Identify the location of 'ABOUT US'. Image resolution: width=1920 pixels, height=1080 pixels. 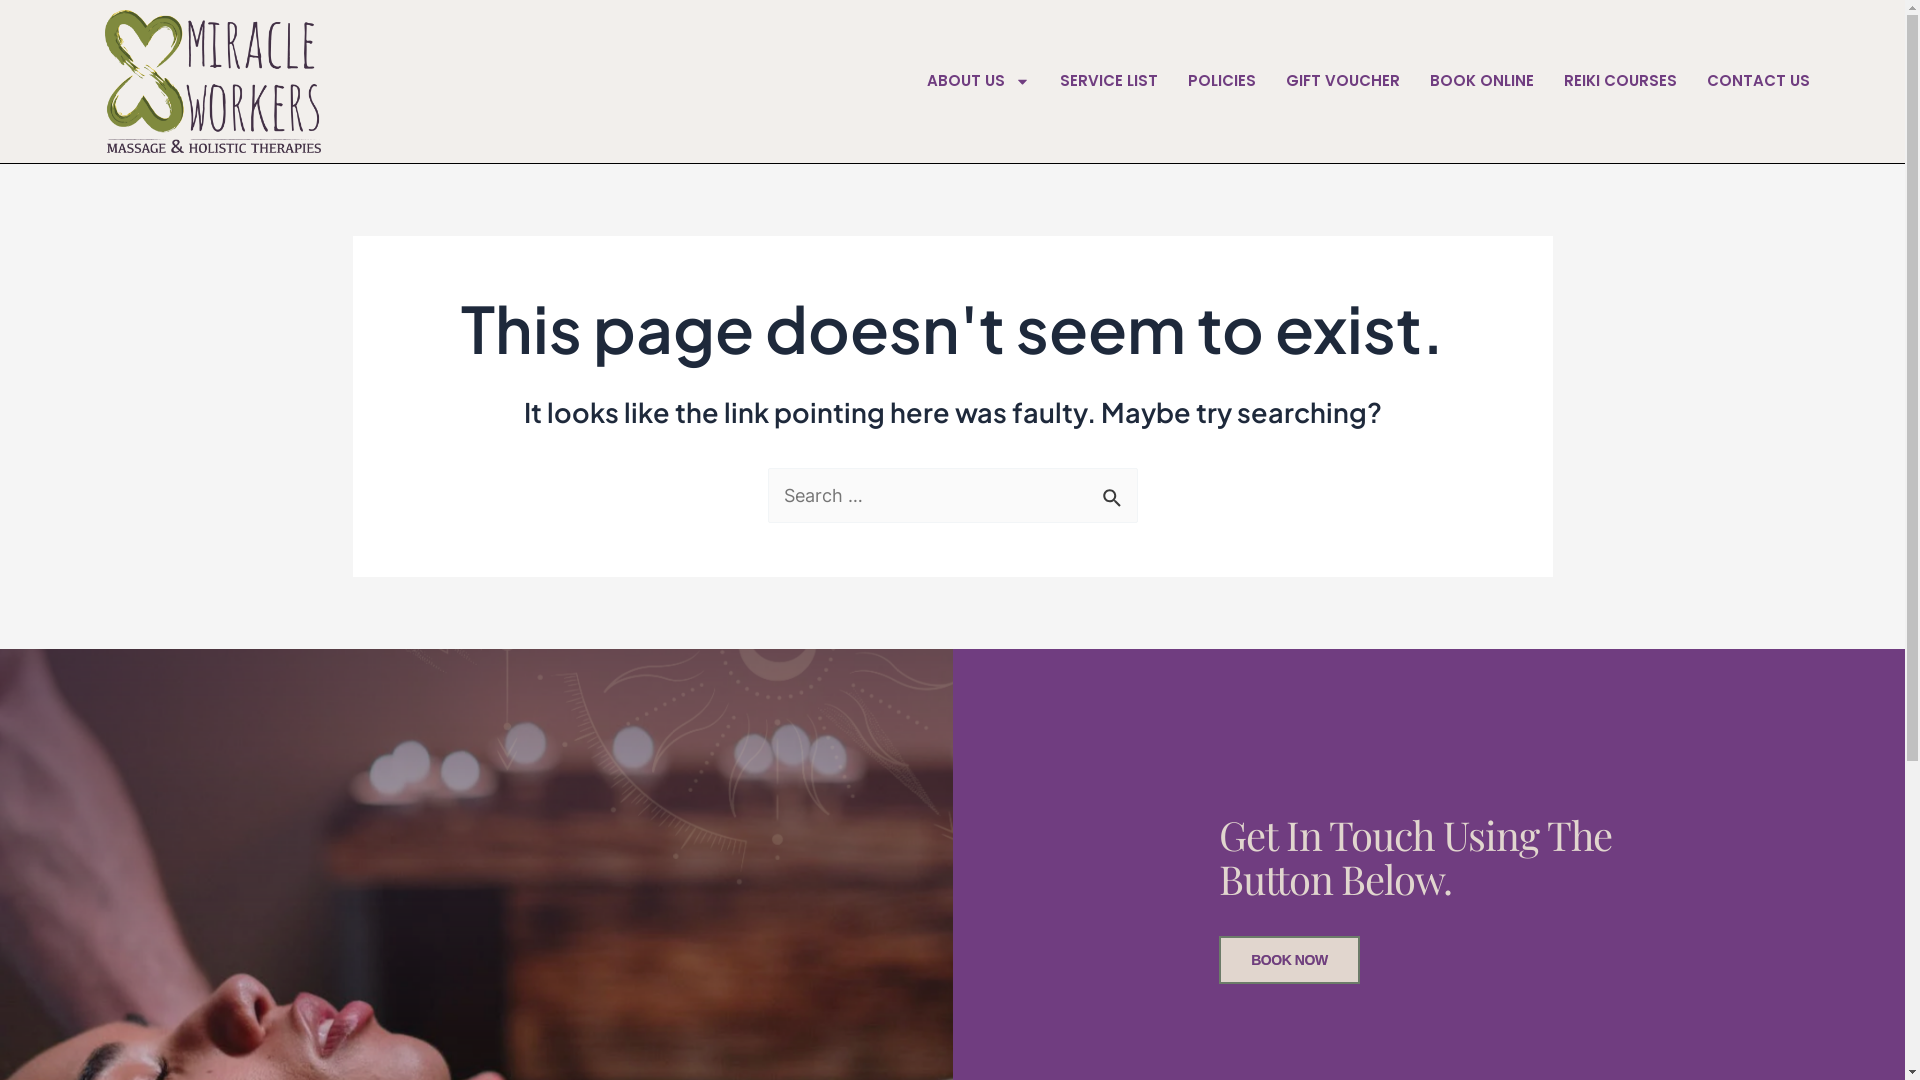
(978, 80).